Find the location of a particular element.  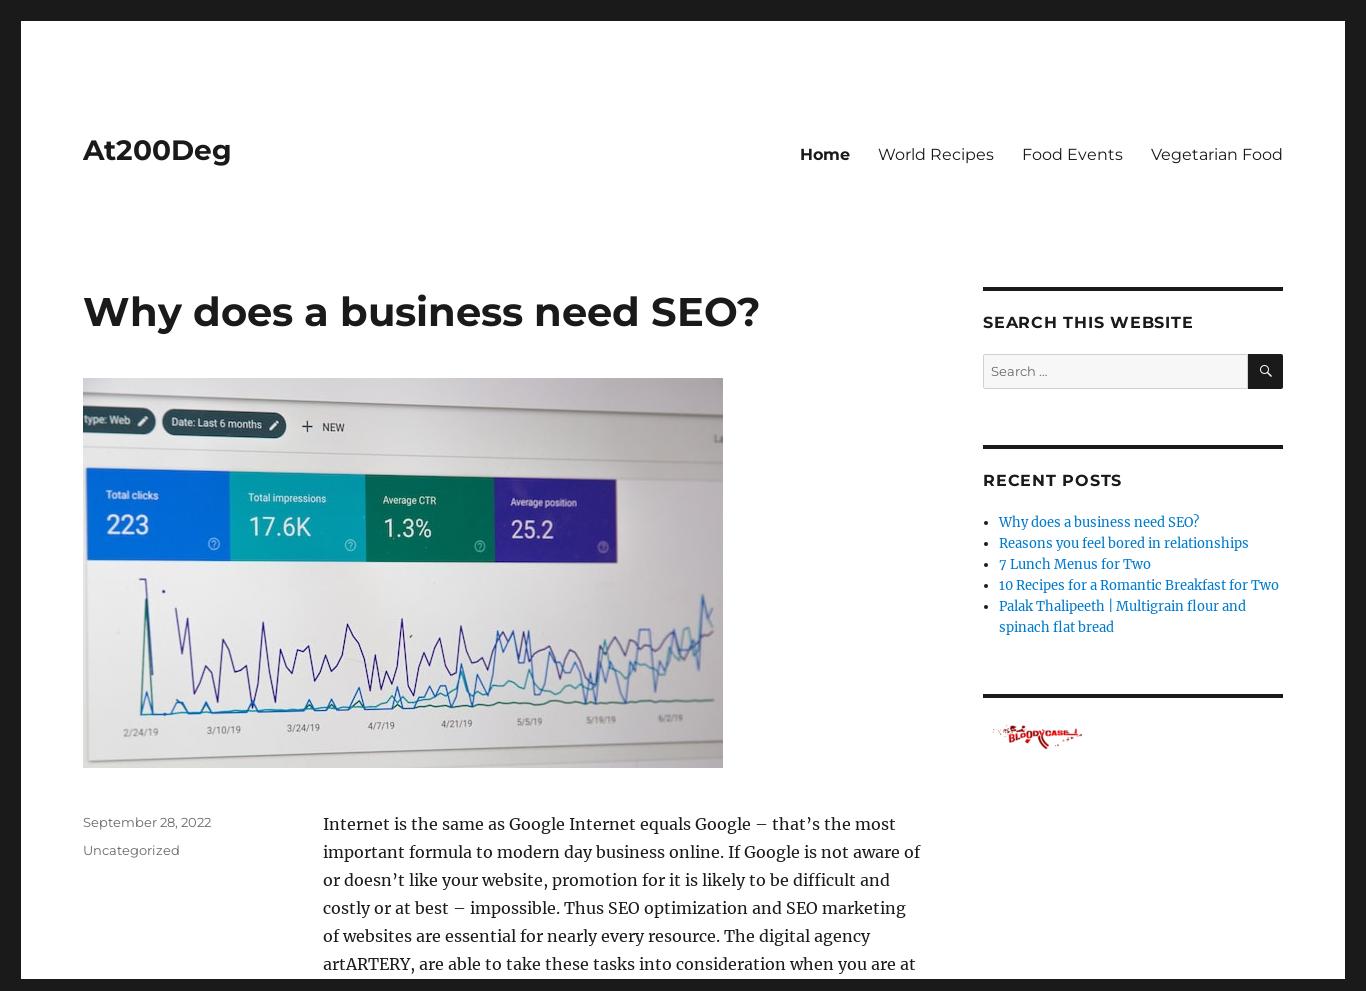

'Vegetarian Food' is located at coordinates (1216, 153).